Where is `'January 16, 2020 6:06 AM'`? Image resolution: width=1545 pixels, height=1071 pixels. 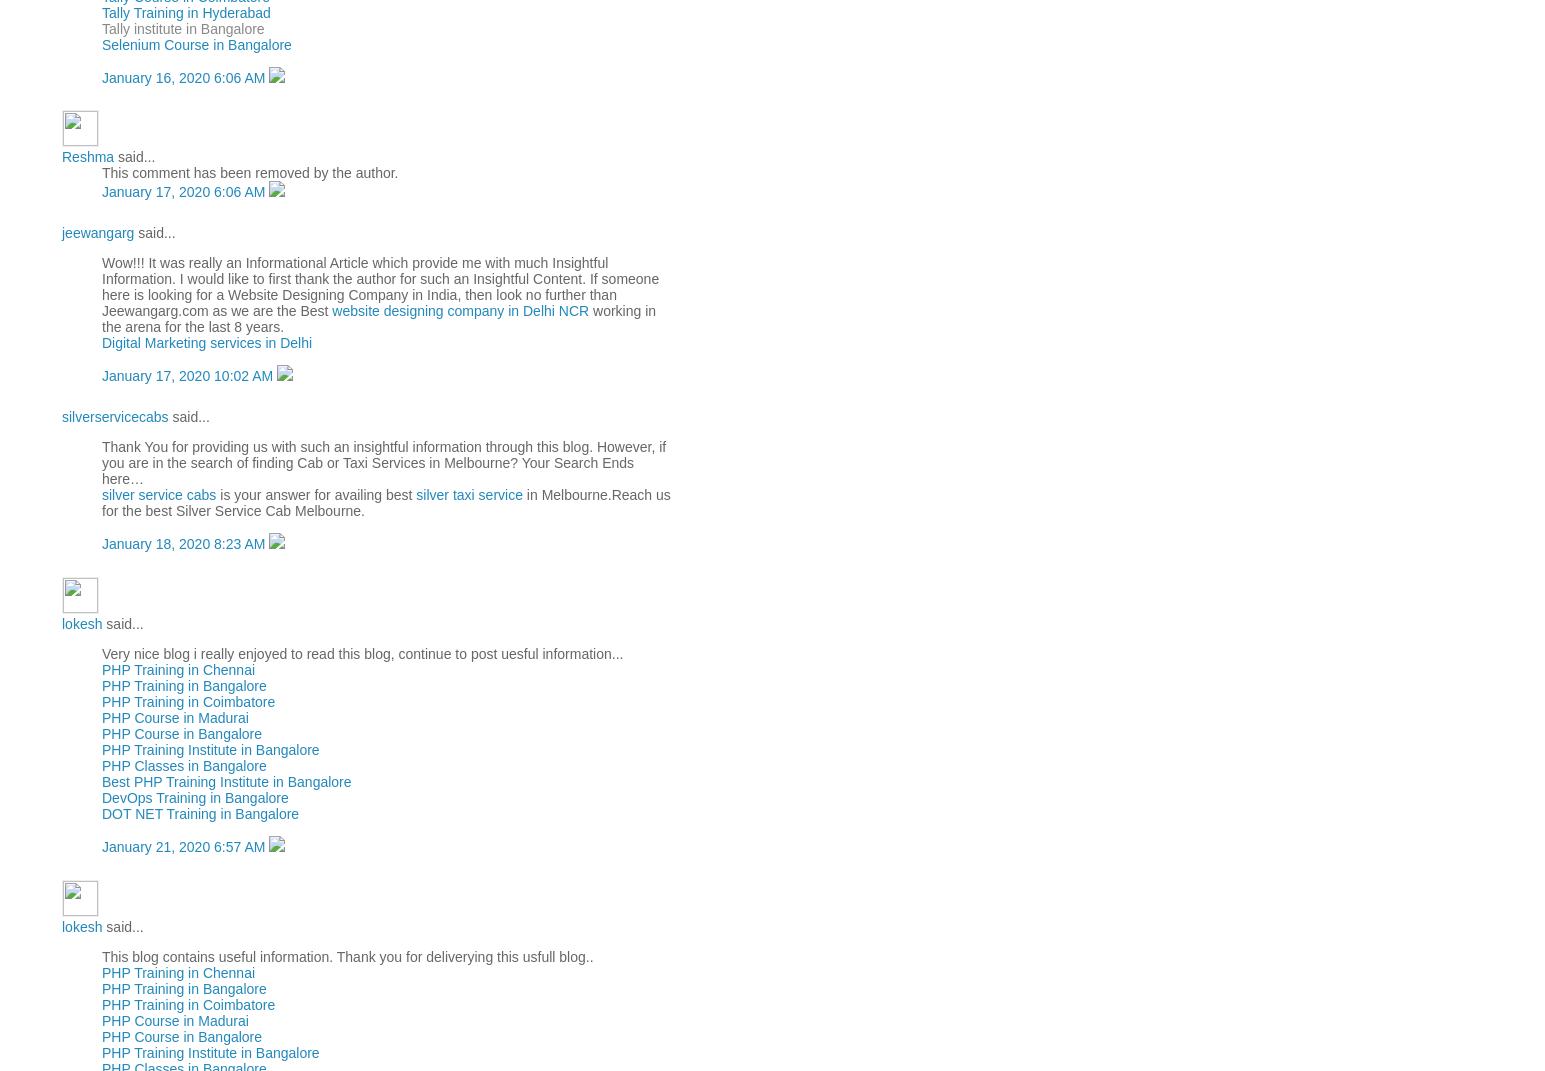 'January 16, 2020 6:06 AM' is located at coordinates (185, 76).